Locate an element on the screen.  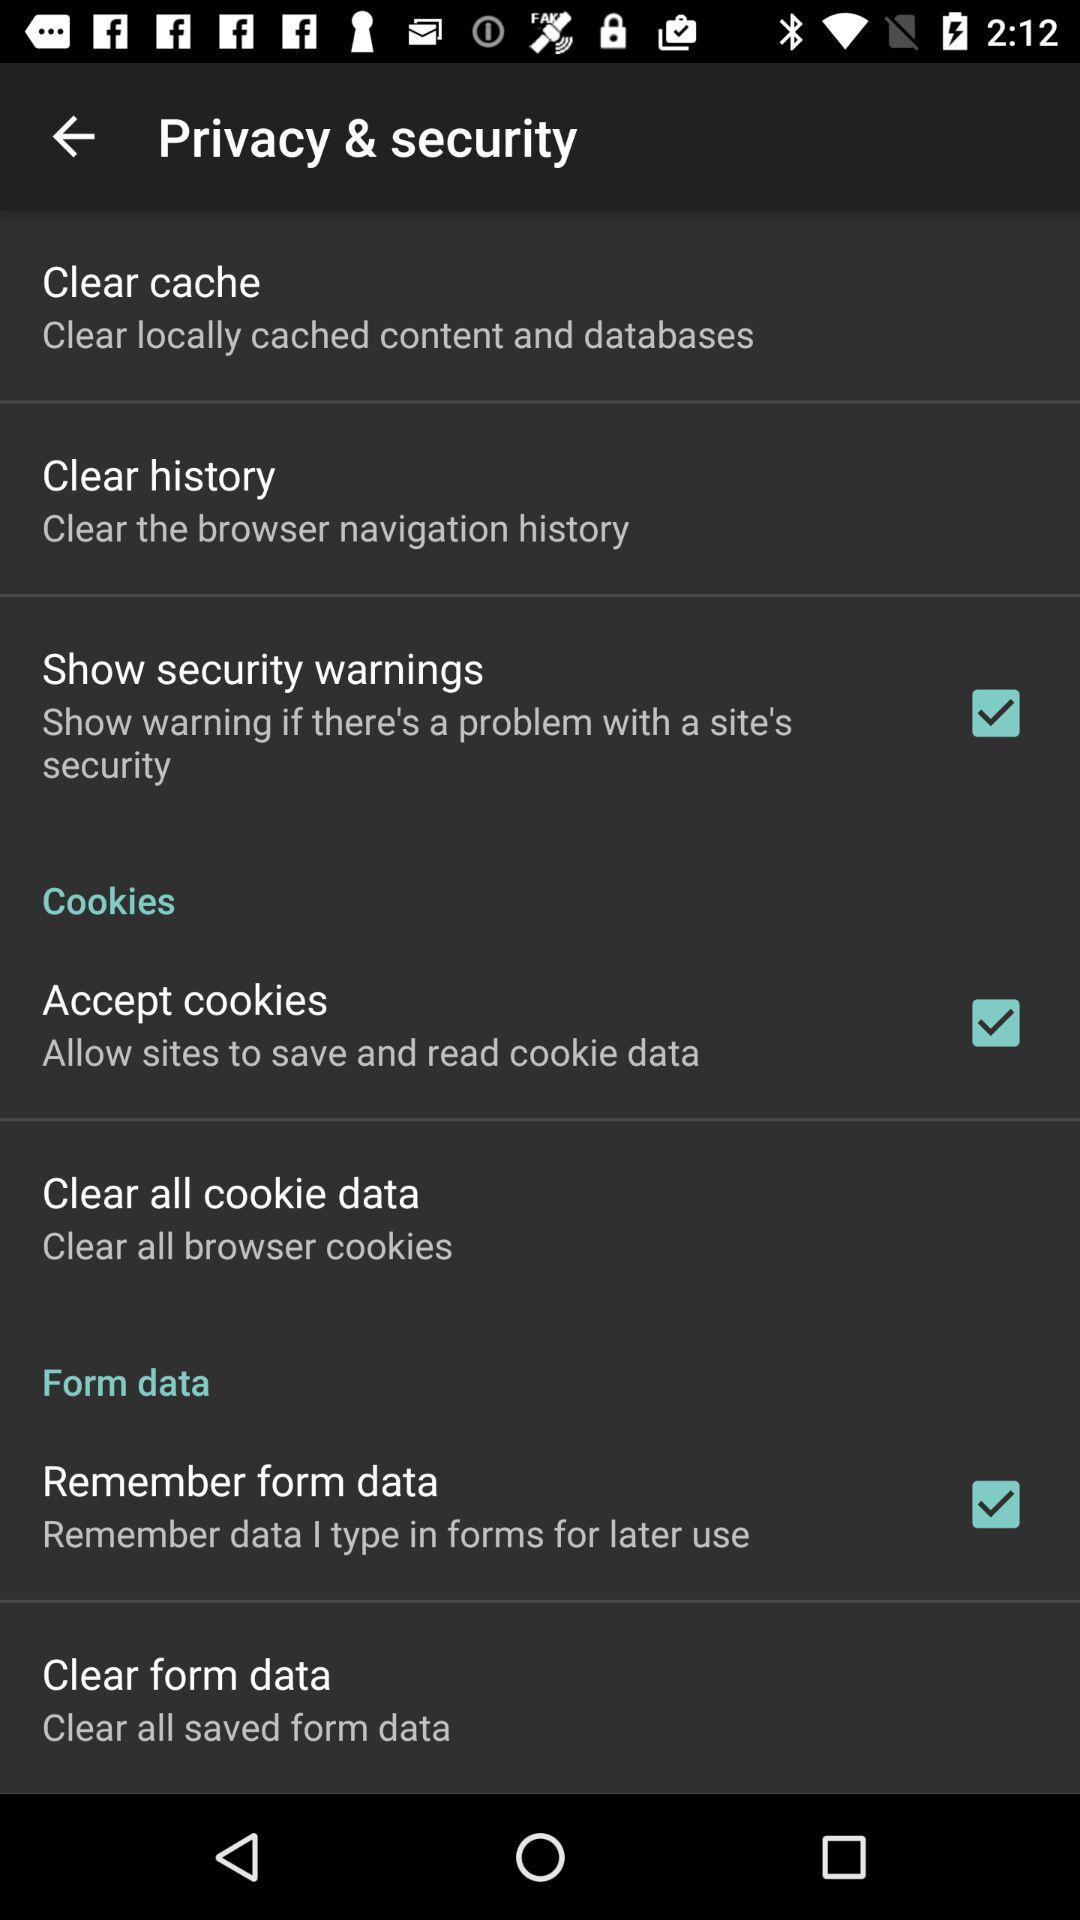
the allow sites to item is located at coordinates (371, 1050).